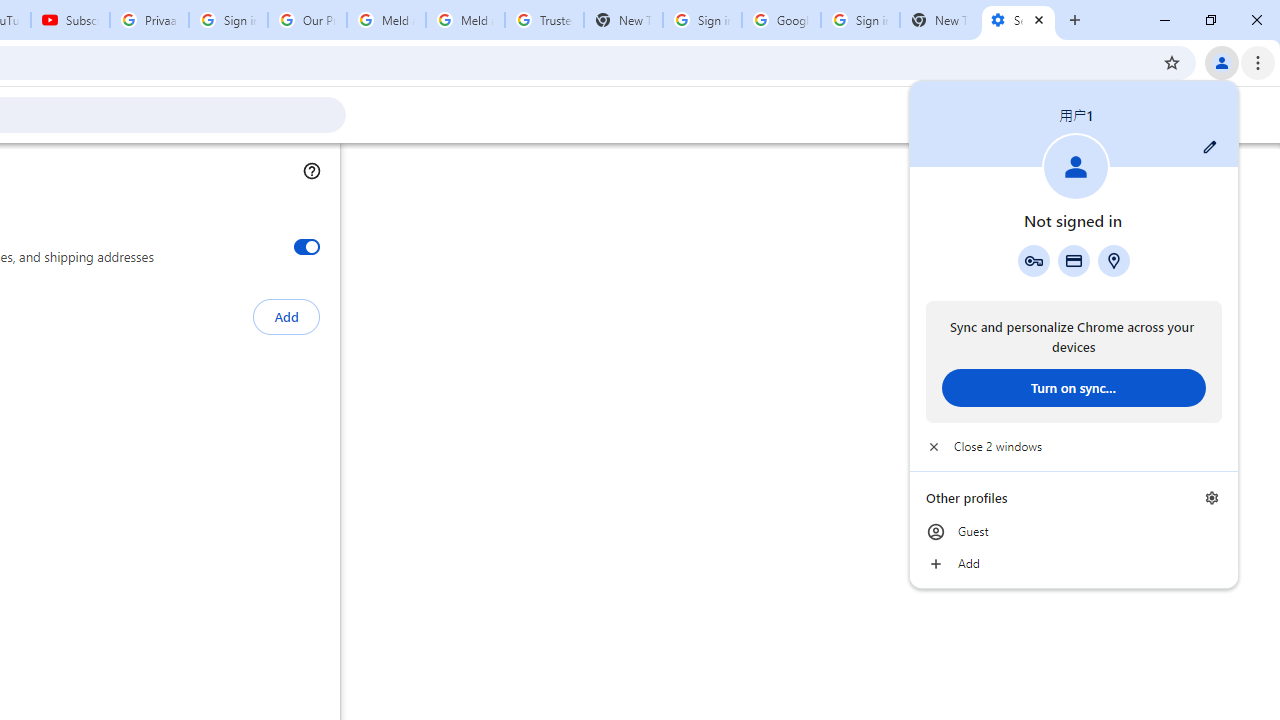  What do you see at coordinates (780, 20) in the screenshot?
I see `'Google Cybersecurity Innovations - Google Safety Center'` at bounding box center [780, 20].